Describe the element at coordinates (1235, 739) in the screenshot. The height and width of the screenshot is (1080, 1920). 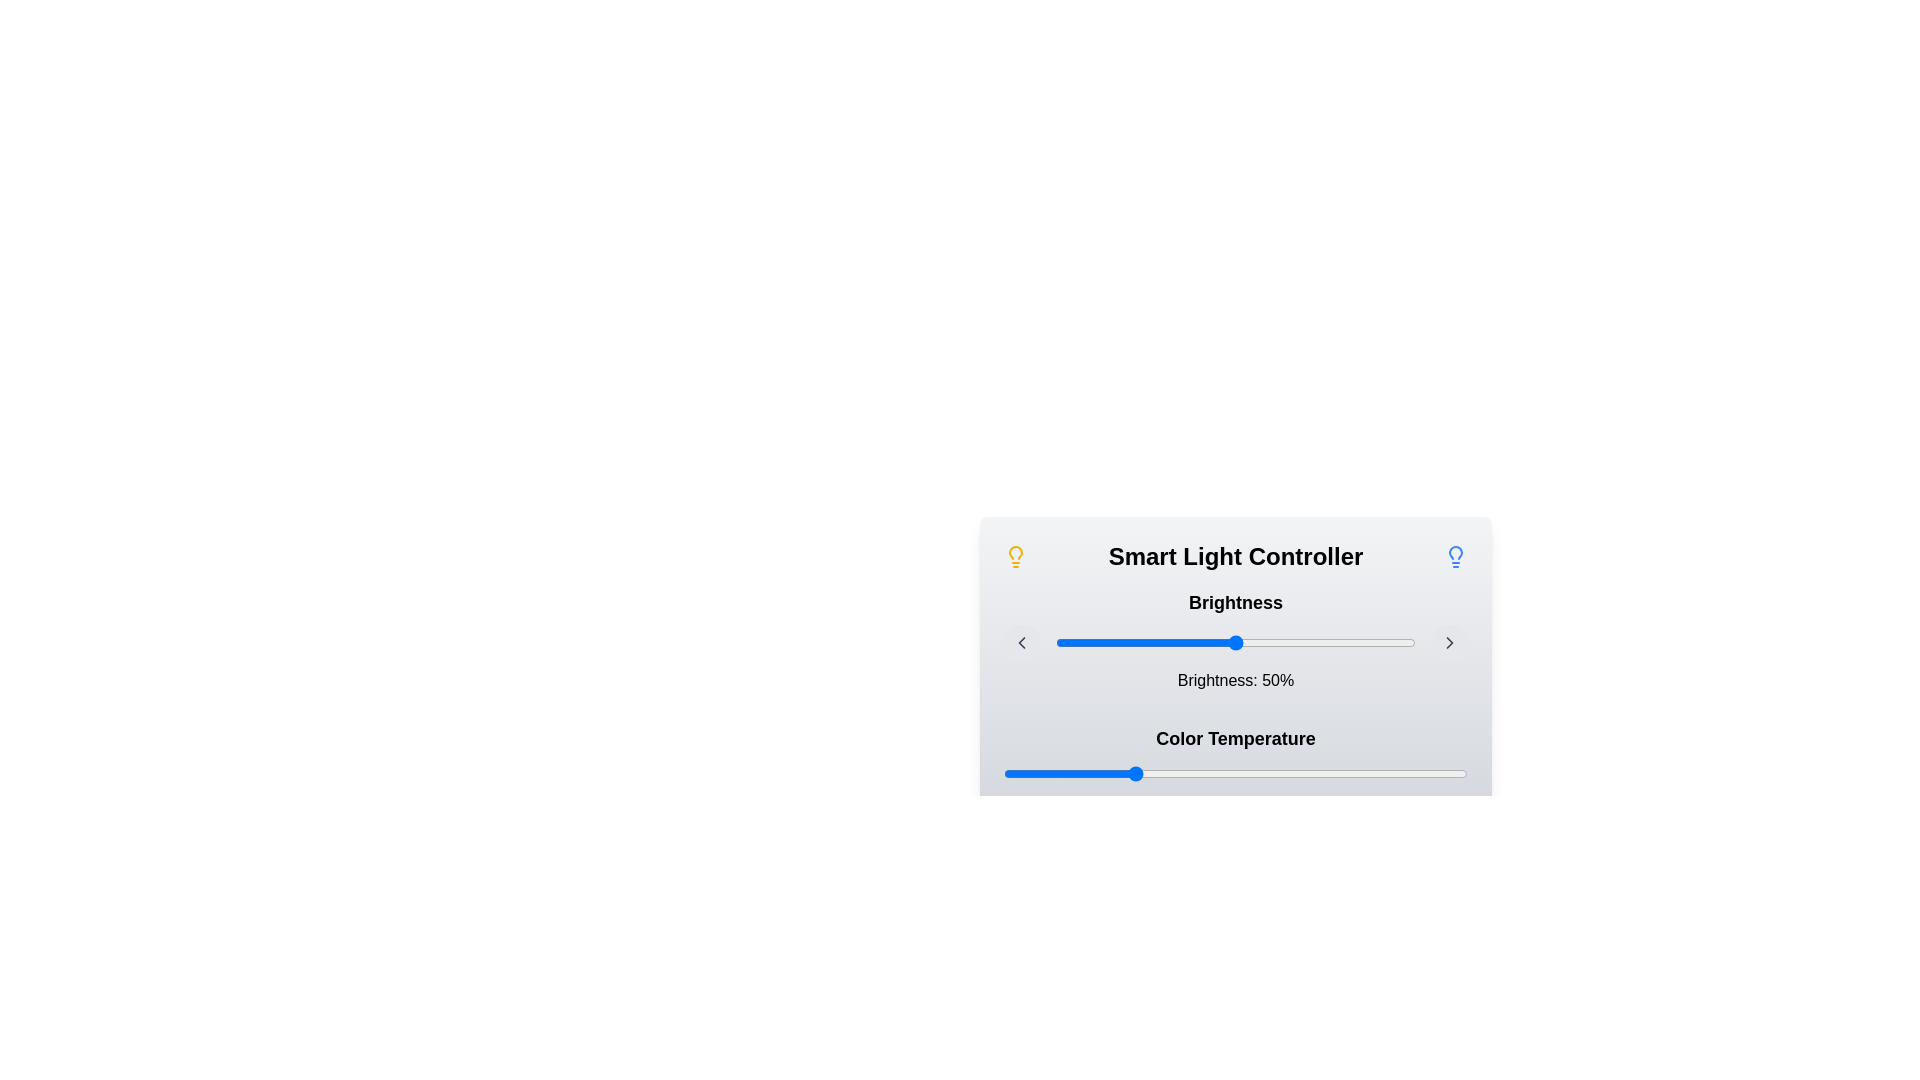
I see `the text label displaying 'Color Temperature' in bold, located in the lower half of the interface panel with a light gray background` at that location.